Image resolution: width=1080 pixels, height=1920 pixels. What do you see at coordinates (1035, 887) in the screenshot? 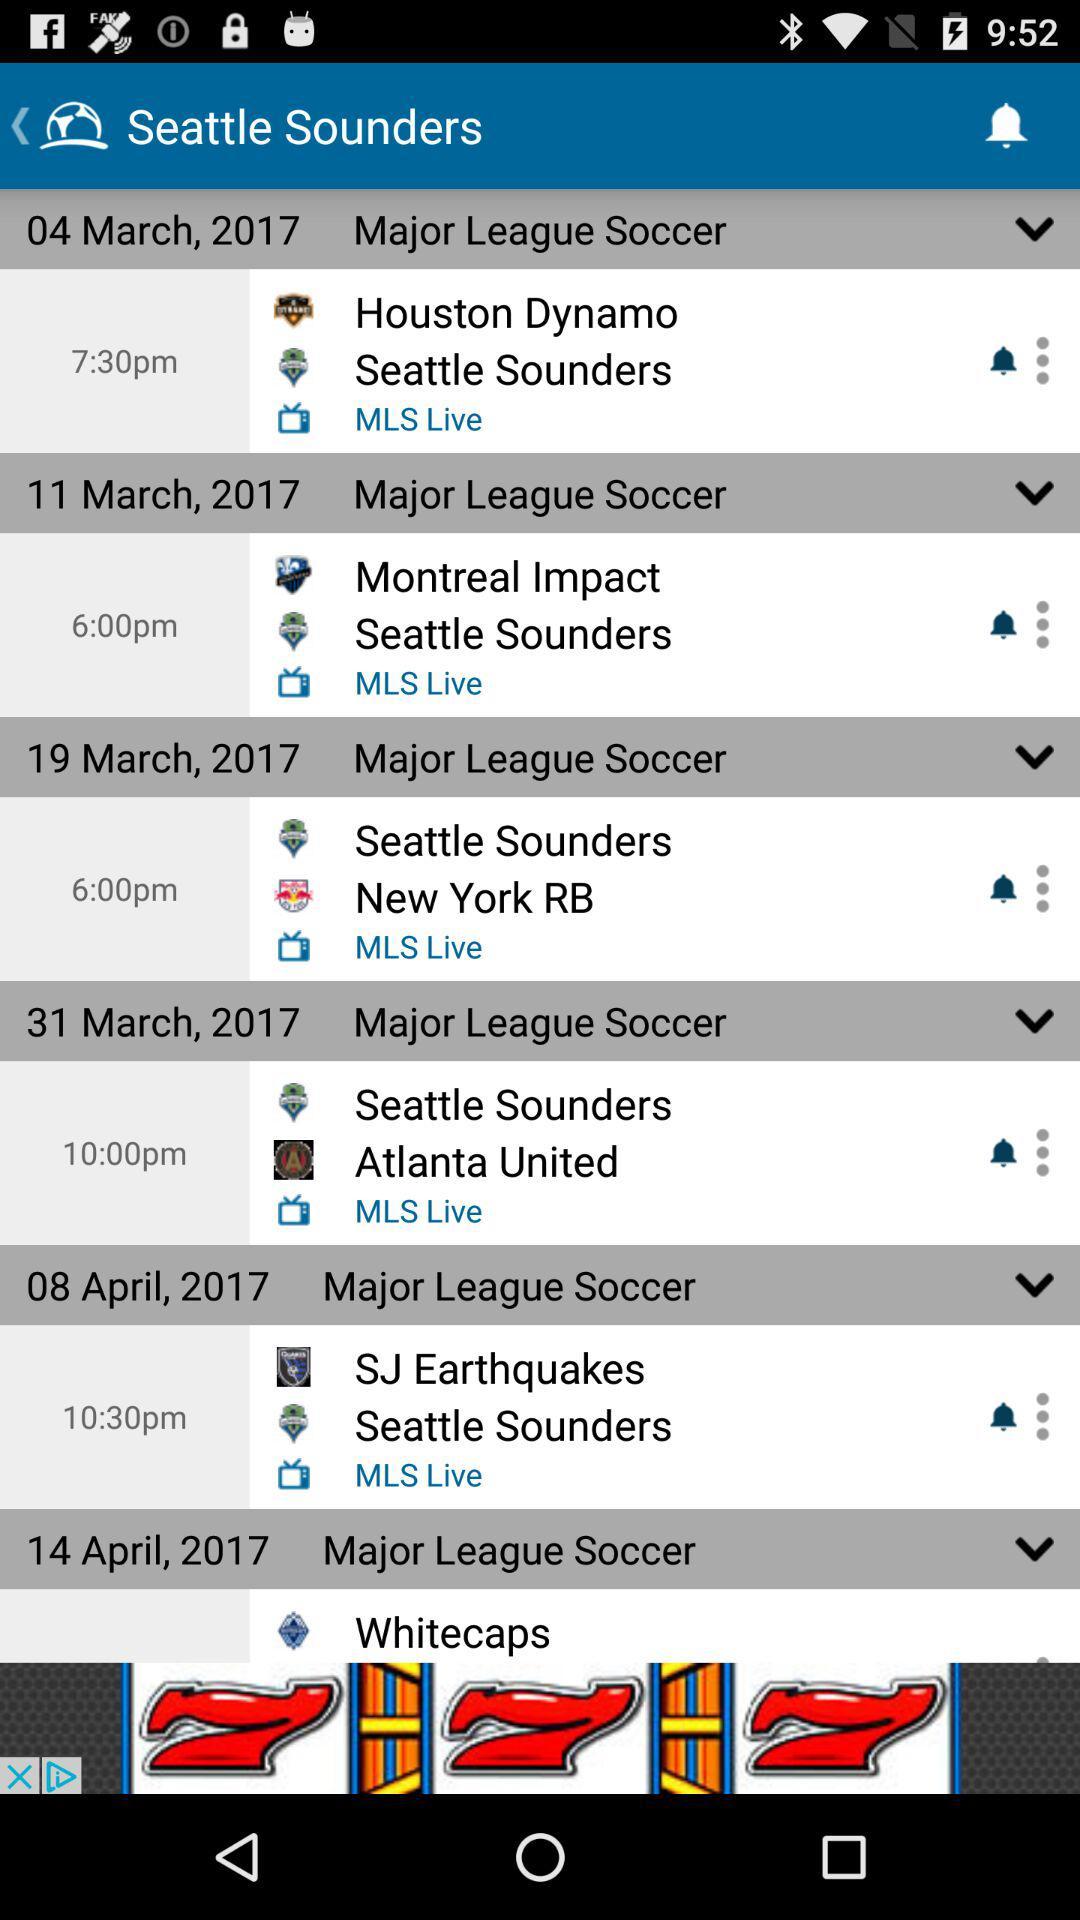
I see `customise` at bounding box center [1035, 887].